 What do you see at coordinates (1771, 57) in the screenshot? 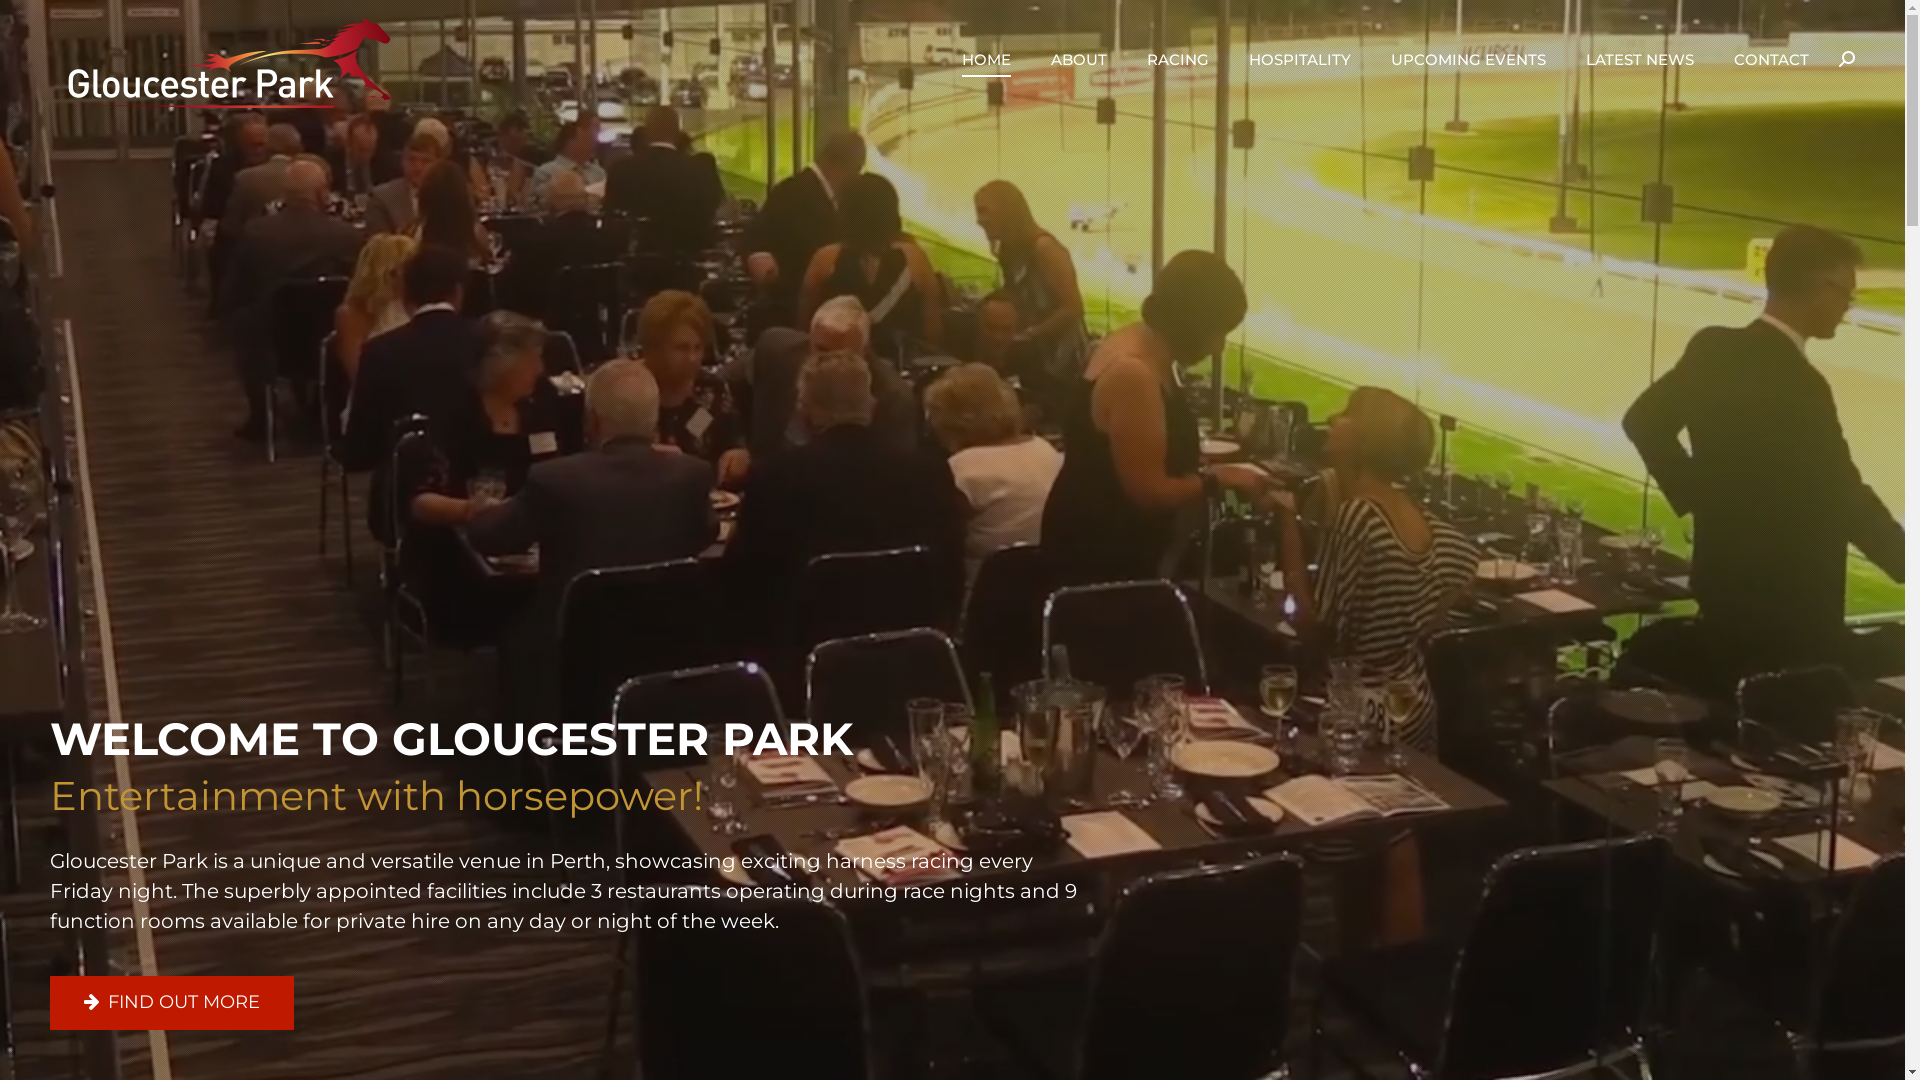
I see `'CONTACT'` at bounding box center [1771, 57].